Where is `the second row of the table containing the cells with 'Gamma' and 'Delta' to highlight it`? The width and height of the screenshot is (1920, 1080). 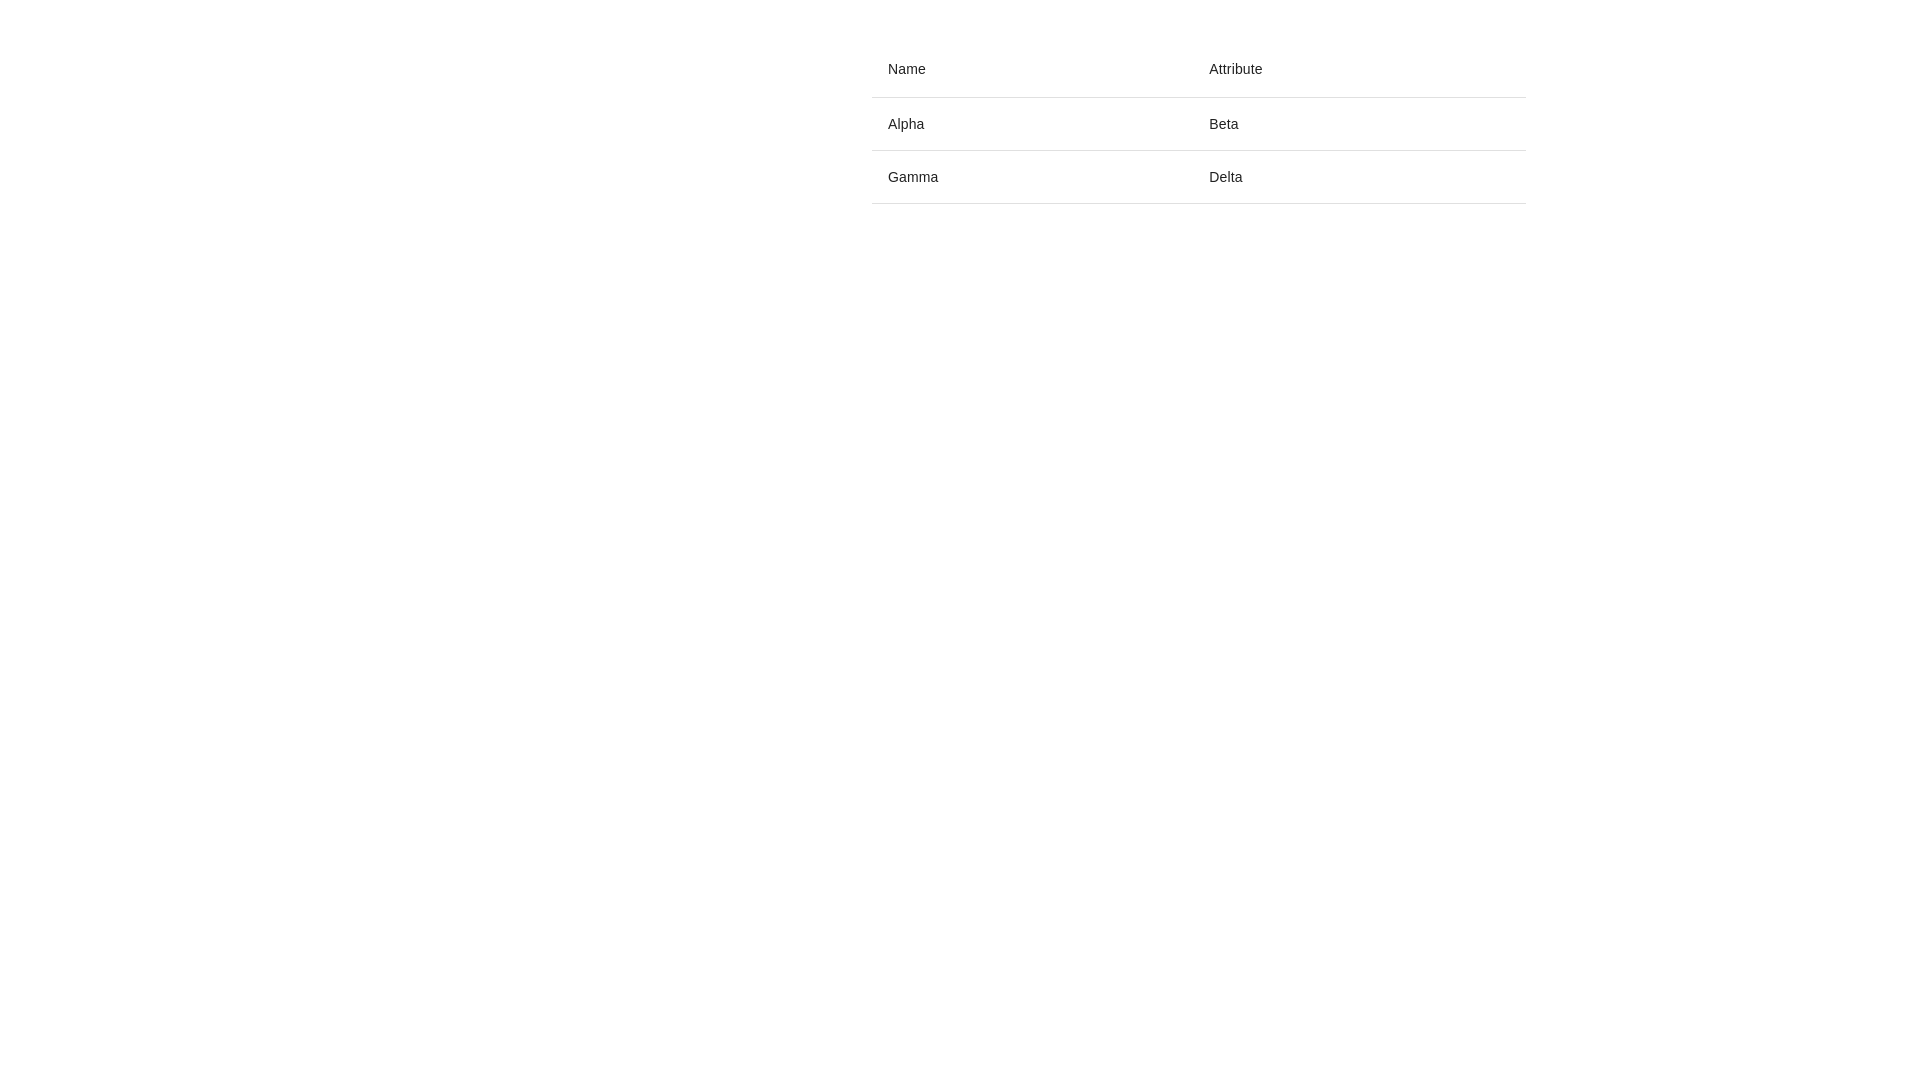
the second row of the table containing the cells with 'Gamma' and 'Delta' to highlight it is located at coordinates (1199, 176).